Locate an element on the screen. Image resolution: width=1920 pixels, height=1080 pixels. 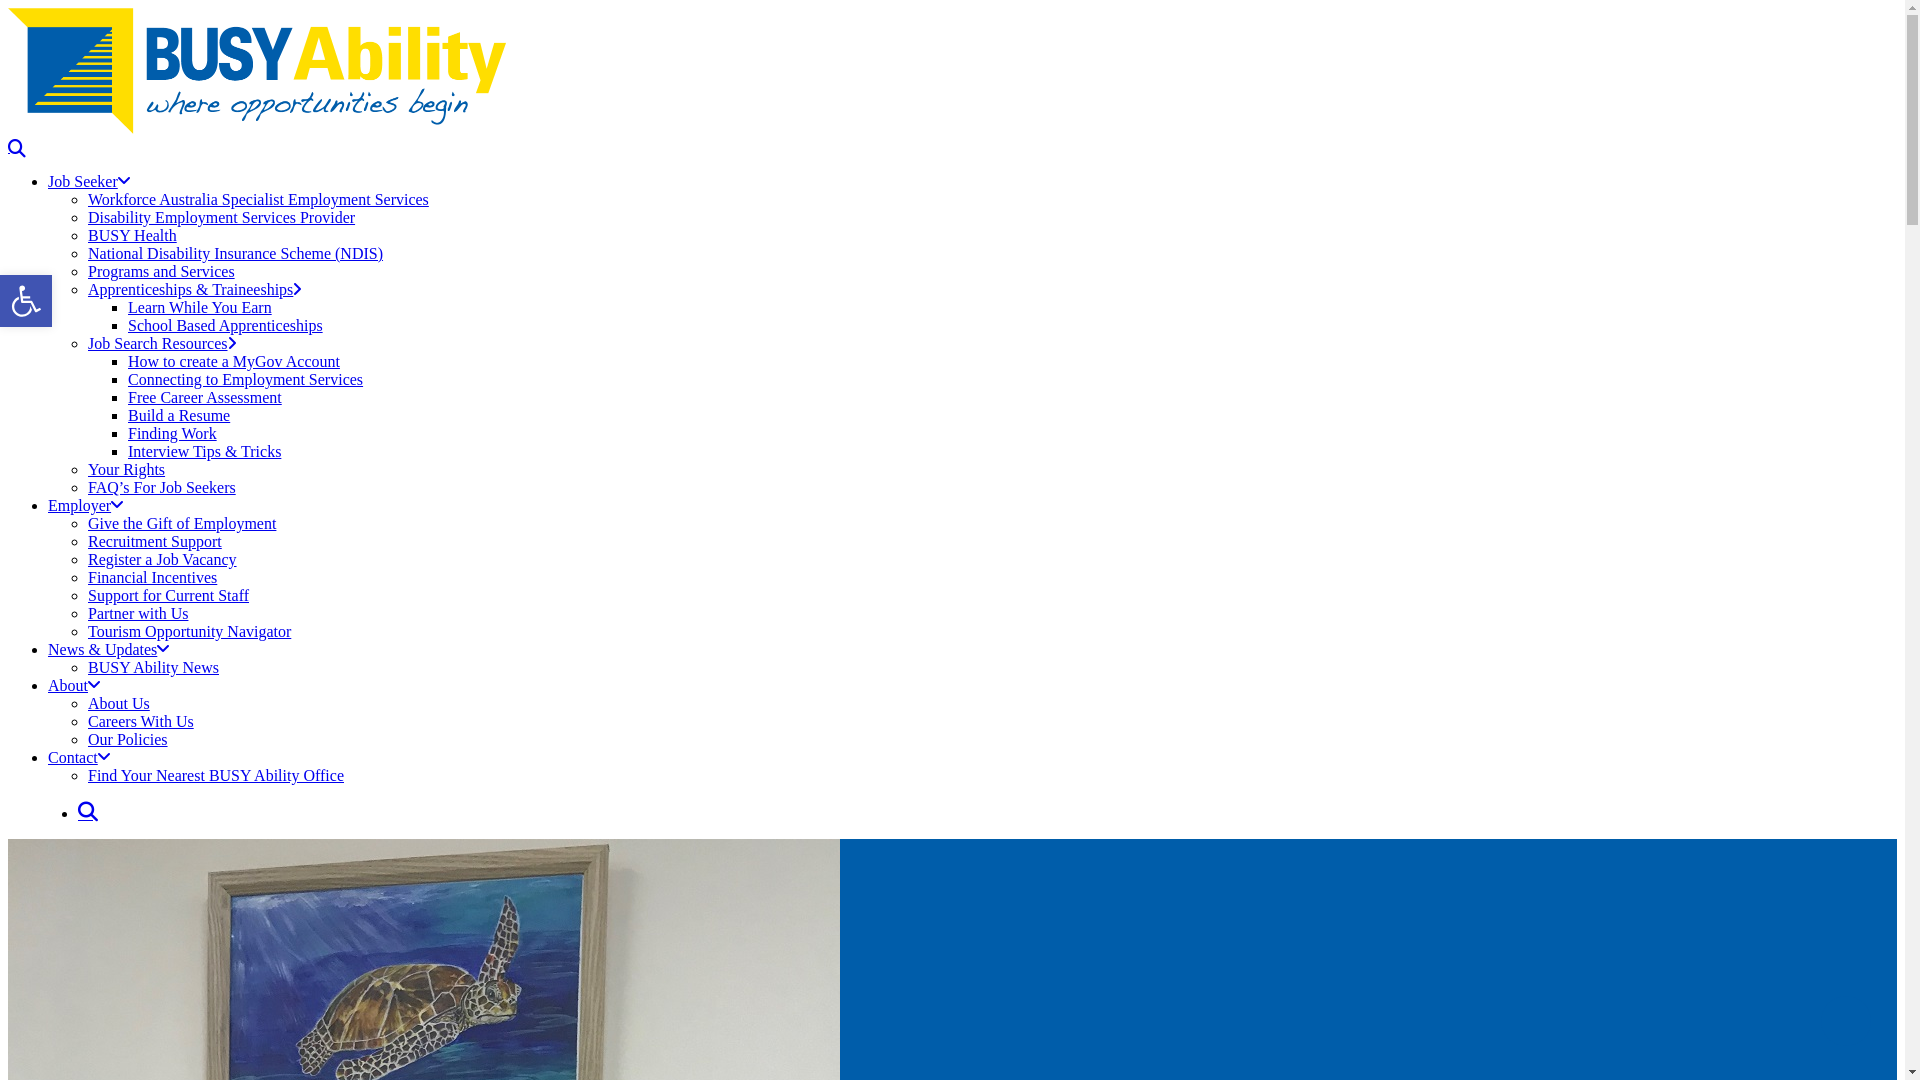
'Recruitment Support' is located at coordinates (153, 541).